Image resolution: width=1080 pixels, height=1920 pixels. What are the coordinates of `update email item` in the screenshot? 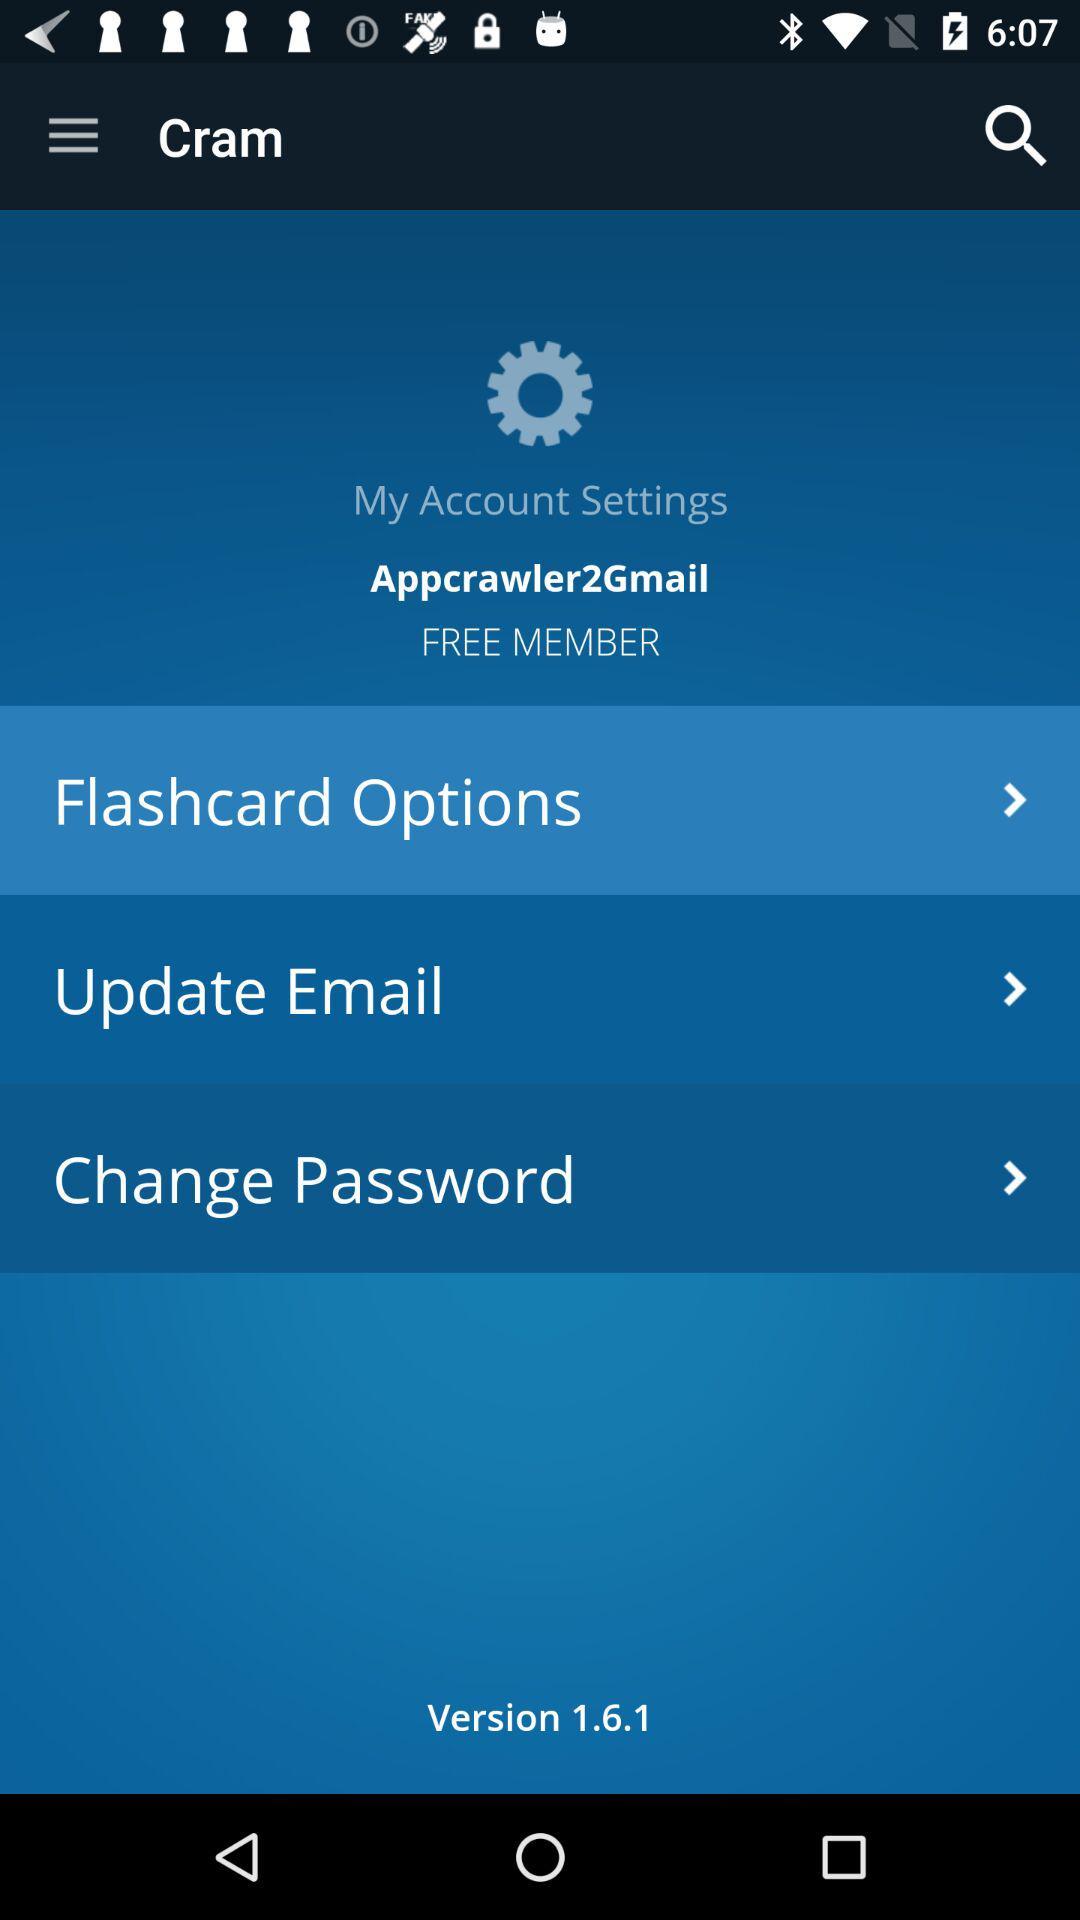 It's located at (540, 989).